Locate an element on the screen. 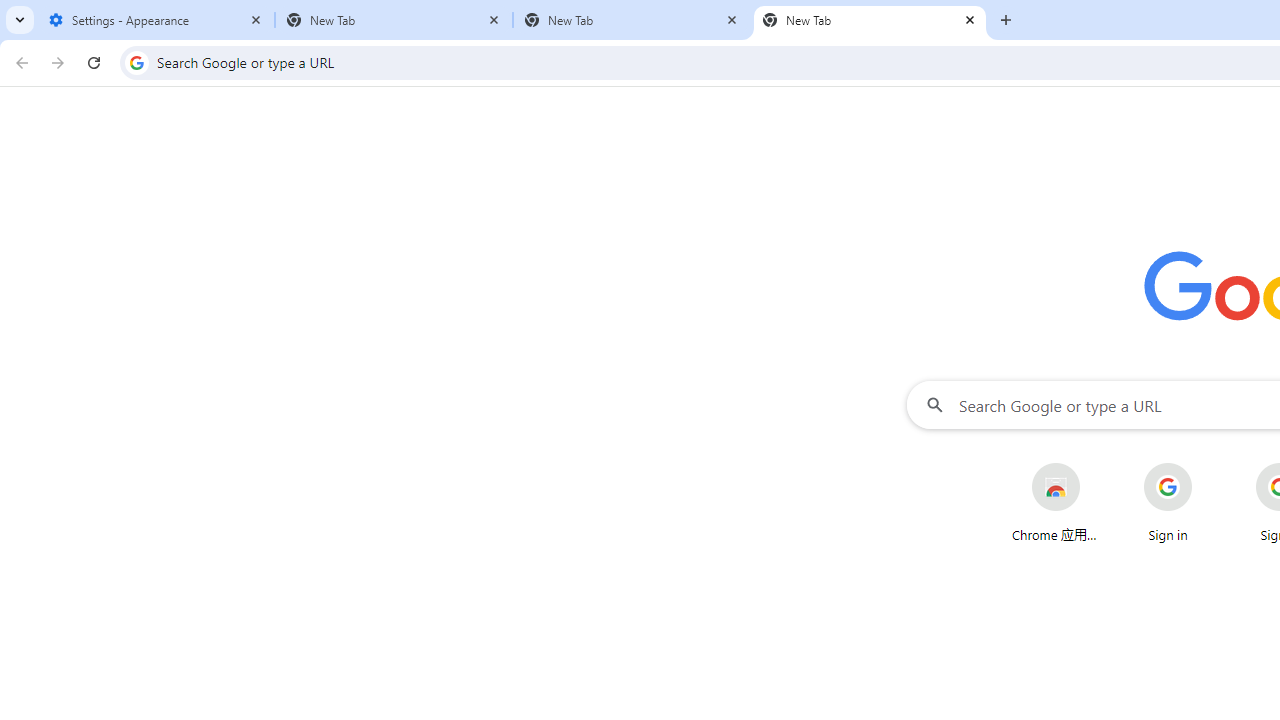  'New Tab' is located at coordinates (870, 20).